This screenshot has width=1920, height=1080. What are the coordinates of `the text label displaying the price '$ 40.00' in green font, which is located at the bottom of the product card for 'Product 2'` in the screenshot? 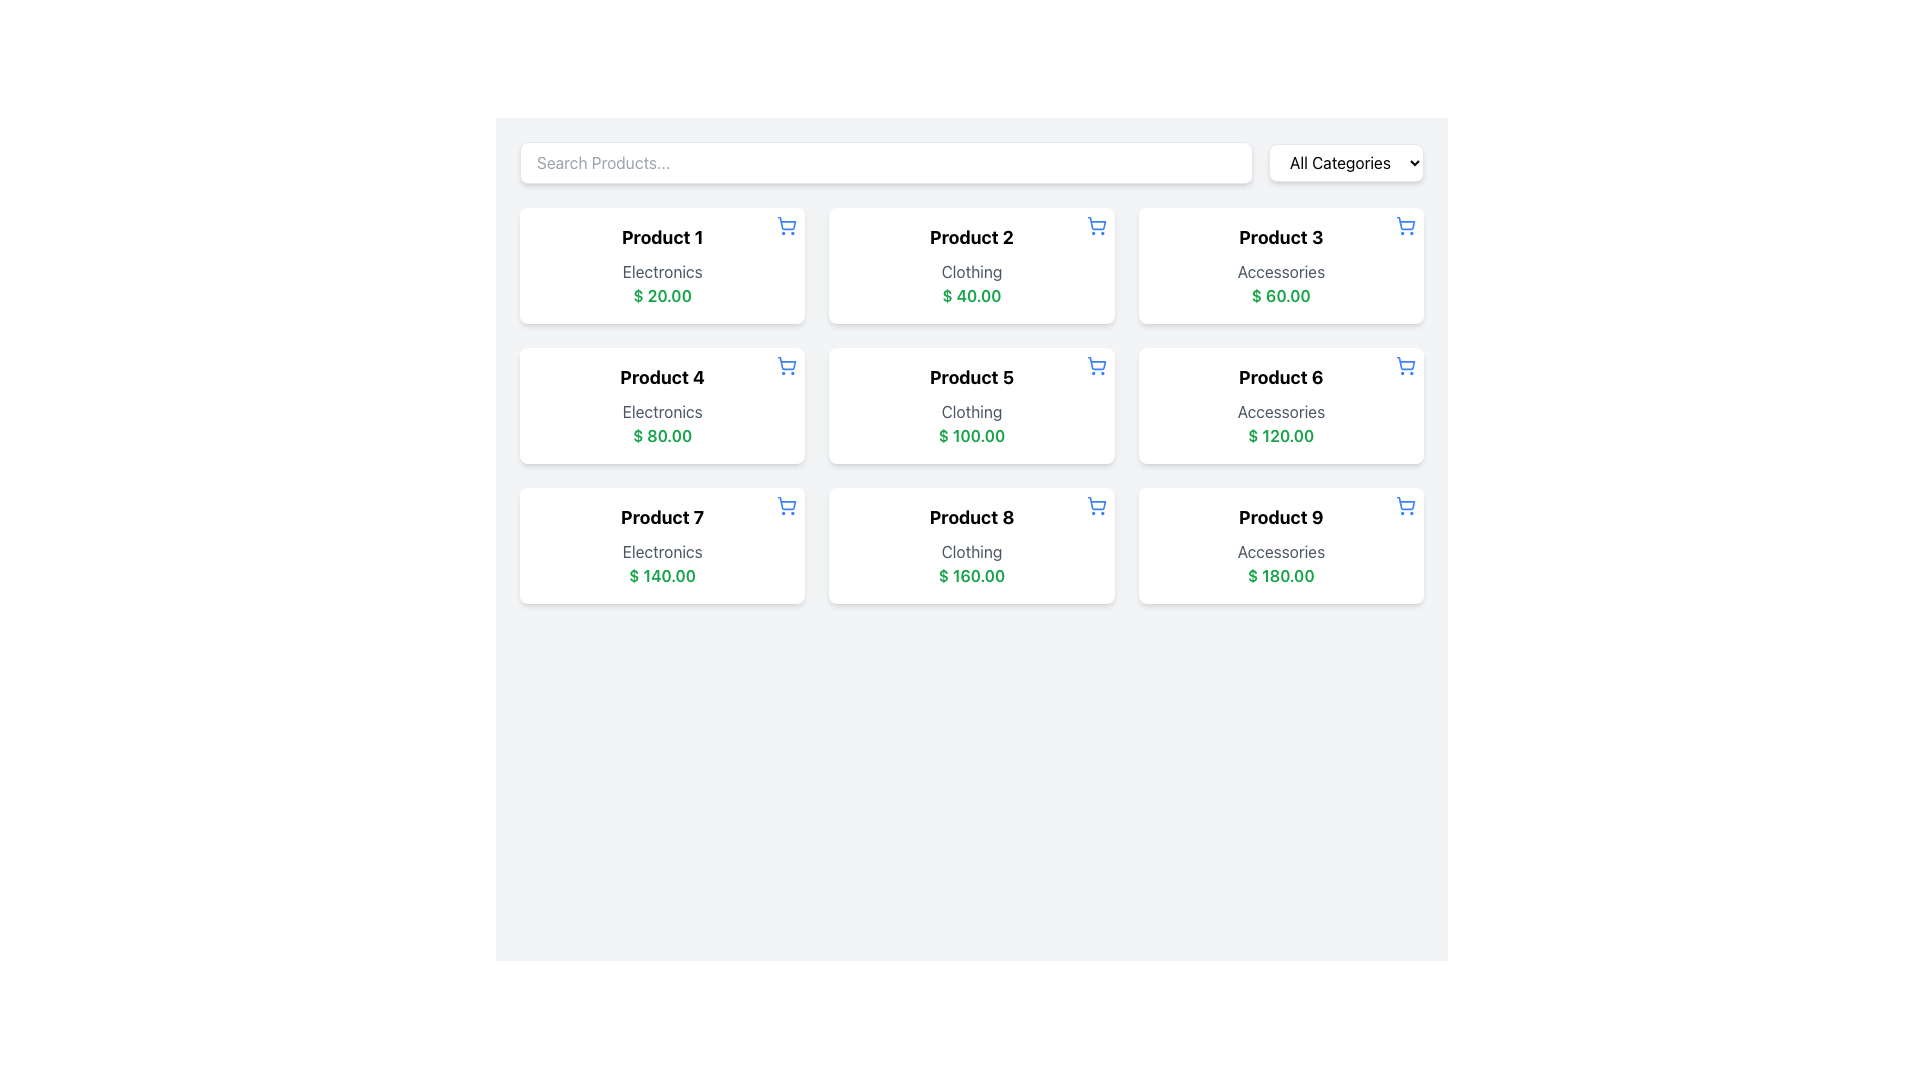 It's located at (971, 296).